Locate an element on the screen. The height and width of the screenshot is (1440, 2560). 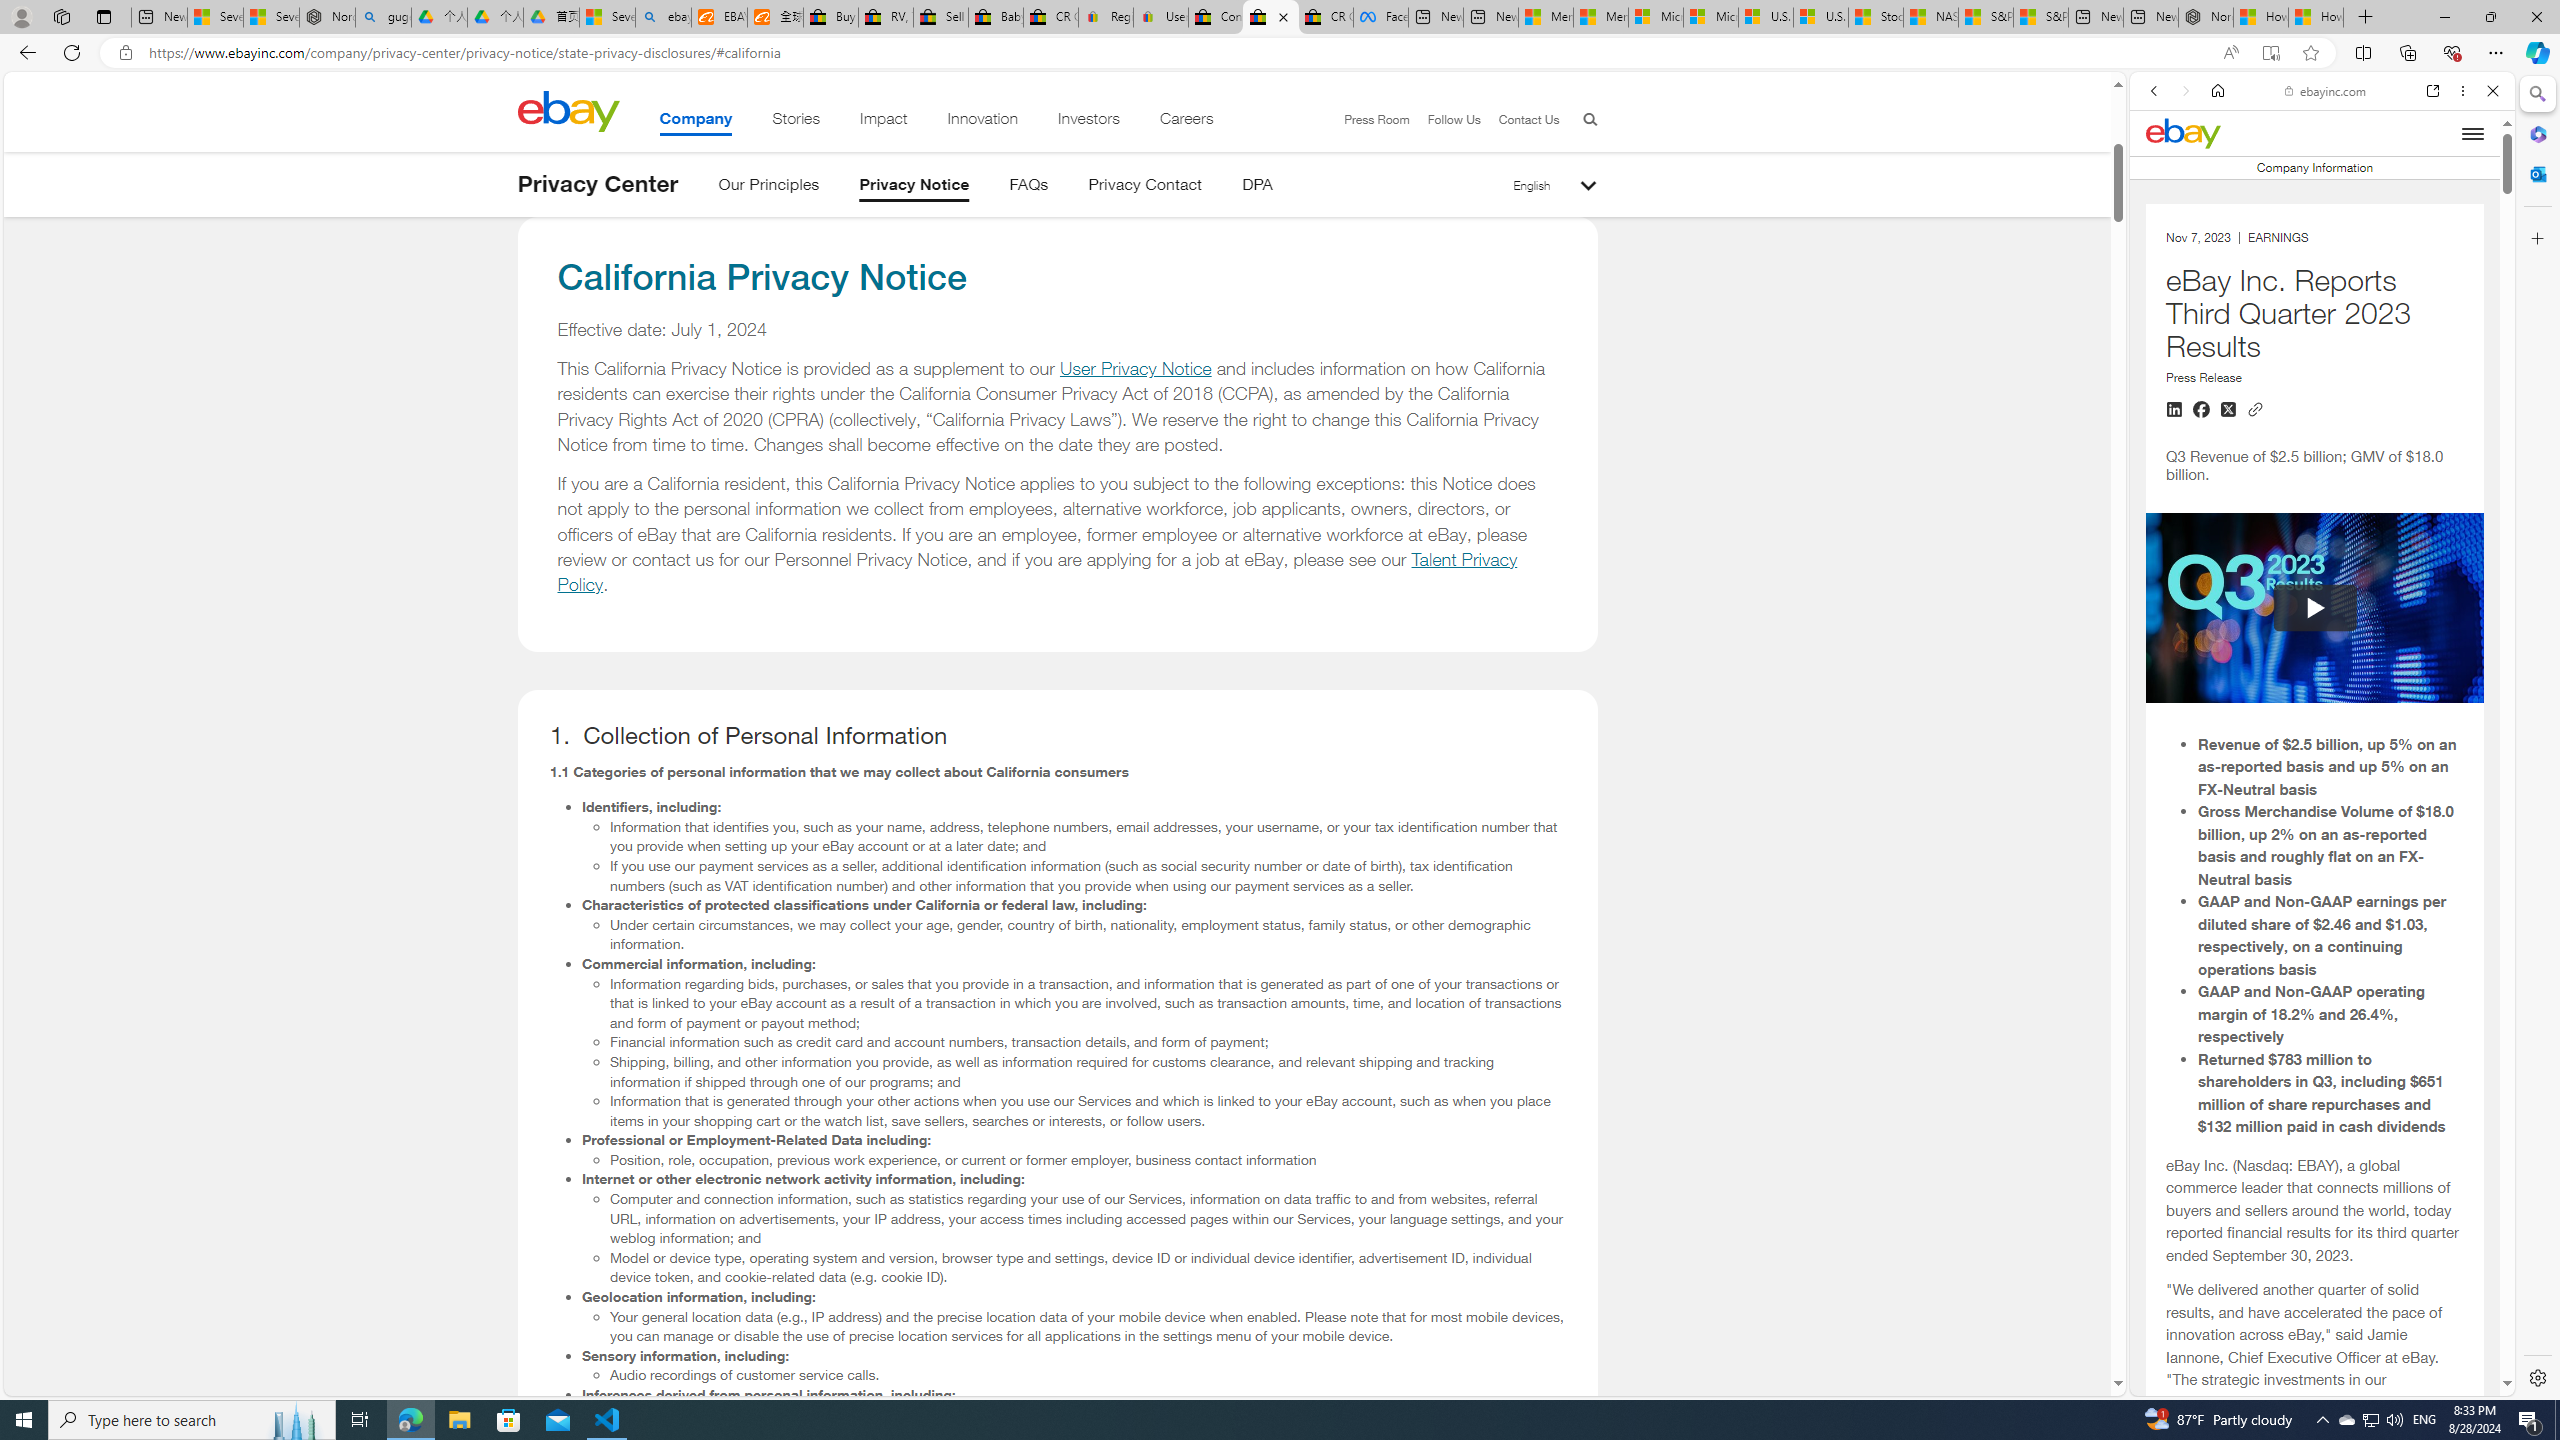
'Privacy Contact' is located at coordinates (1145, 187).